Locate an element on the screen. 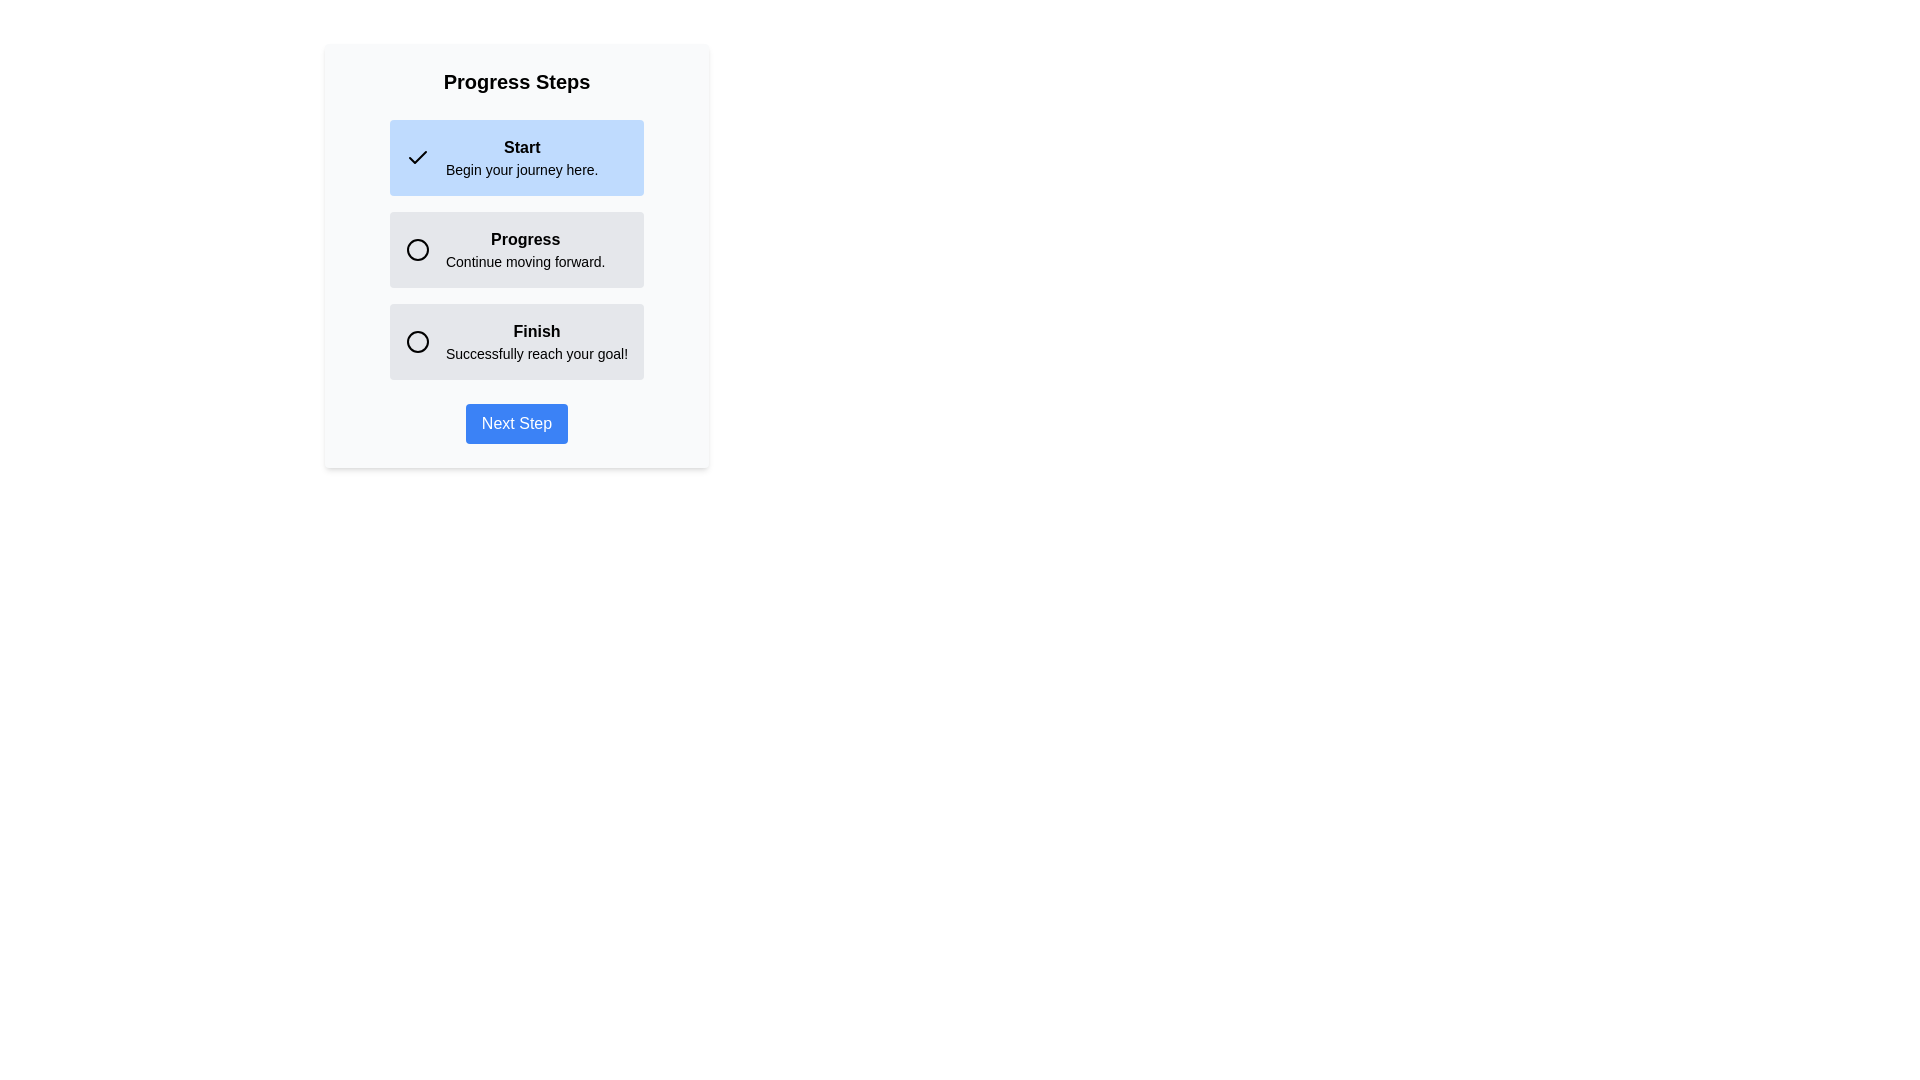 The height and width of the screenshot is (1080, 1920). the inner circle of the 'Finish' status indicator icon, which is part of the progress indicator list is located at coordinates (416, 341).